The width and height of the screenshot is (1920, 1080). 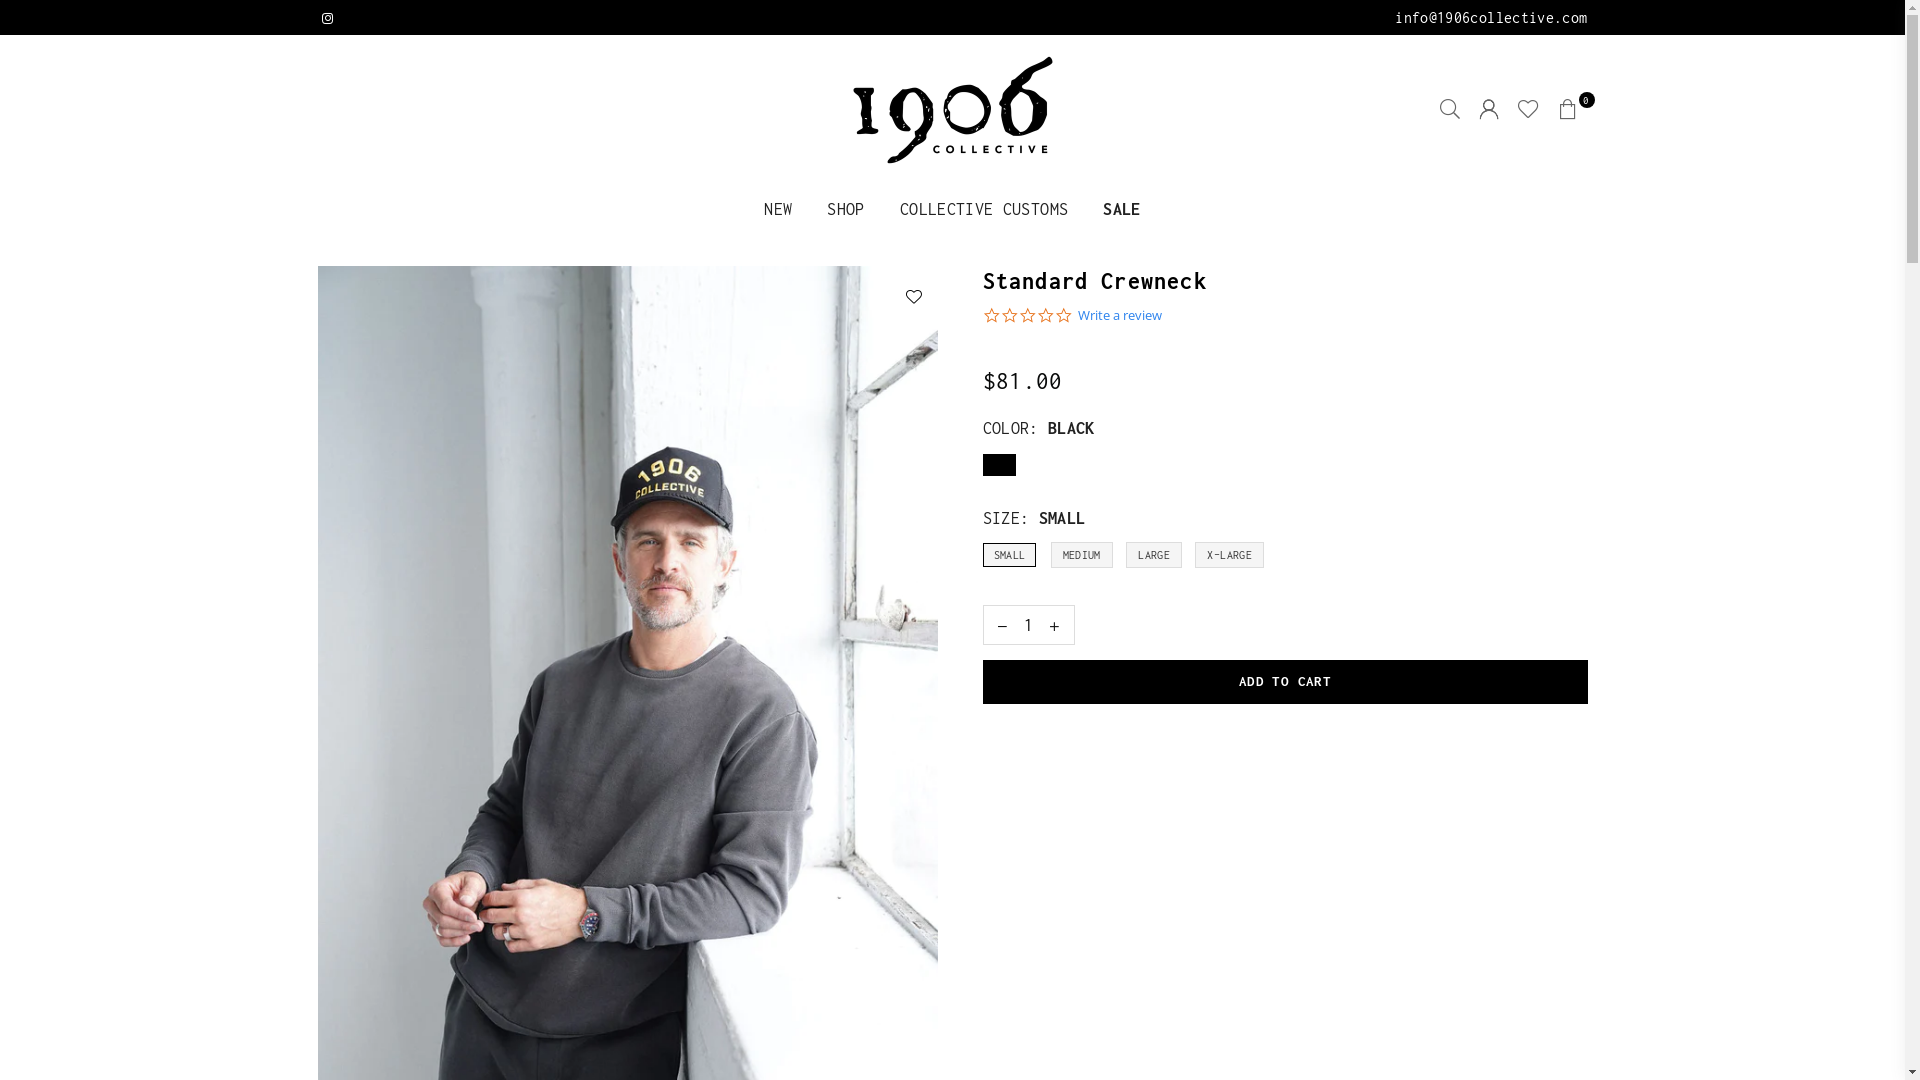 I want to click on 'COLLECTIVE CUSTOMS', so click(x=883, y=210).